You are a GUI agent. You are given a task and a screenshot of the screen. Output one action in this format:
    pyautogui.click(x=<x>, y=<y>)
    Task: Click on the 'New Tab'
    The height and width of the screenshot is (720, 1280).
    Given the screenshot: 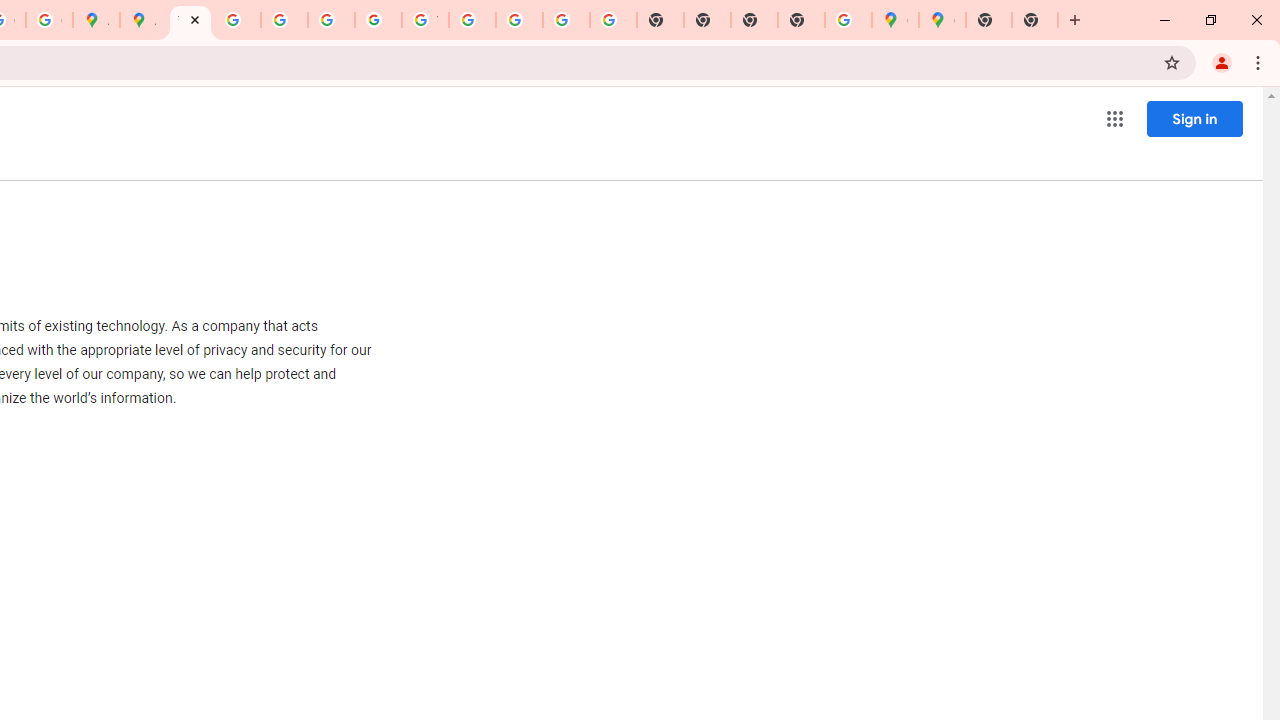 What is the action you would take?
    pyautogui.click(x=1074, y=20)
    